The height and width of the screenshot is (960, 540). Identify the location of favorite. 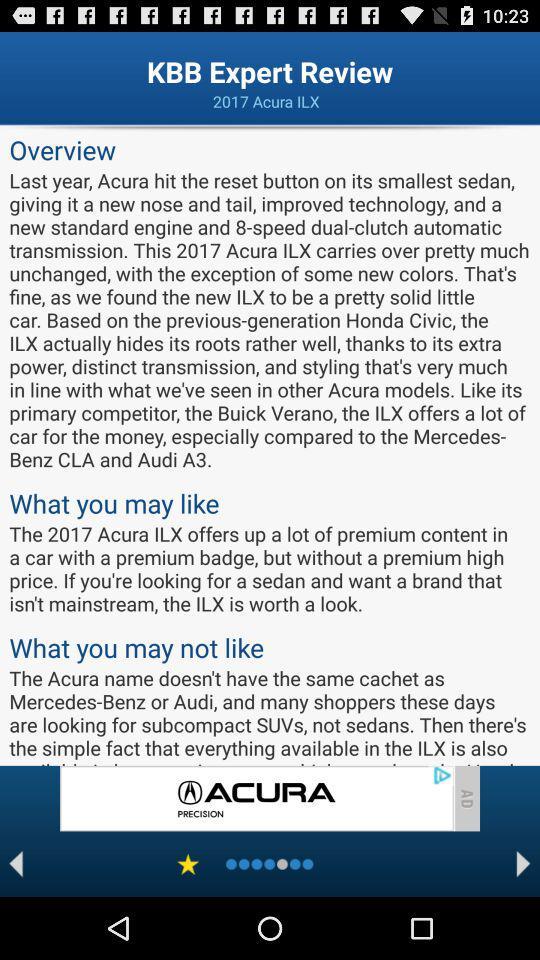
(188, 863).